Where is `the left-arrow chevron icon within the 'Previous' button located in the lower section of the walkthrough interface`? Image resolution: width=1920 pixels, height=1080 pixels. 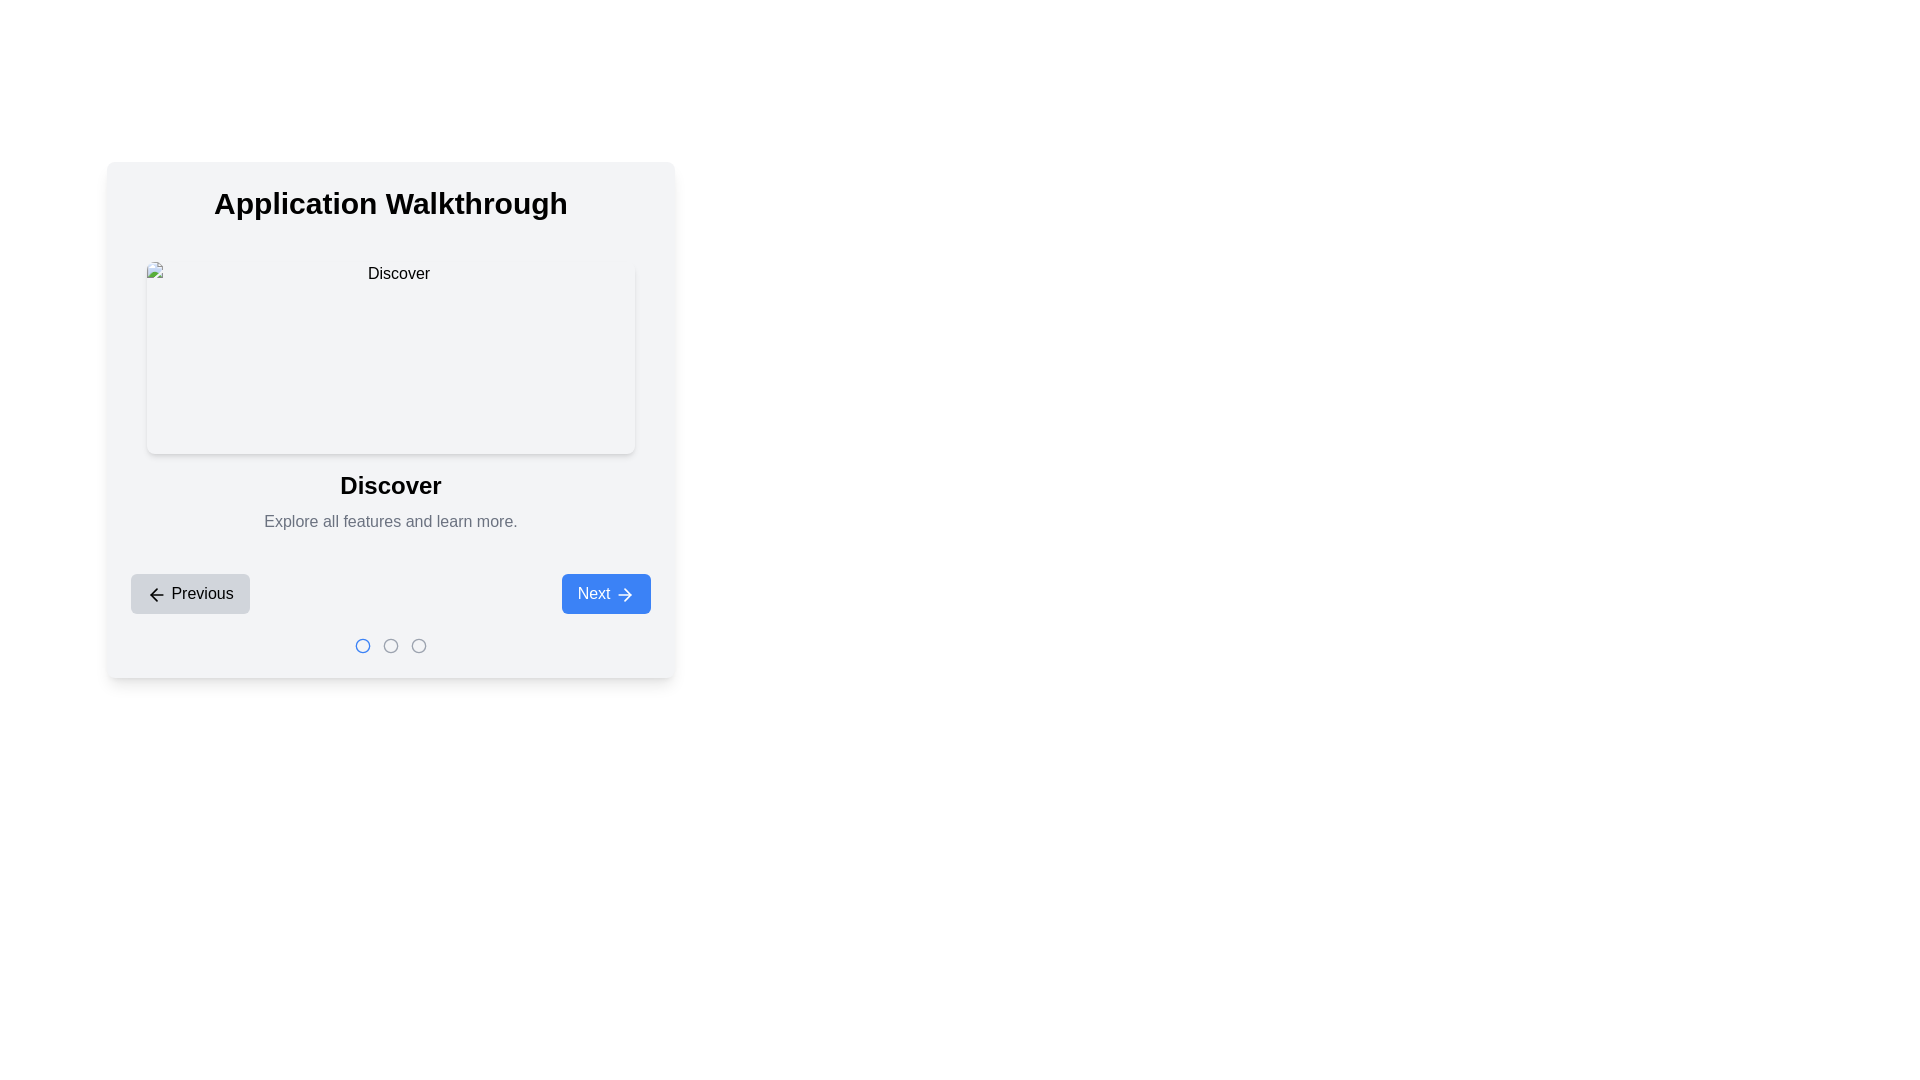 the left-arrow chevron icon within the 'Previous' button located in the lower section of the walkthrough interface is located at coordinates (153, 593).